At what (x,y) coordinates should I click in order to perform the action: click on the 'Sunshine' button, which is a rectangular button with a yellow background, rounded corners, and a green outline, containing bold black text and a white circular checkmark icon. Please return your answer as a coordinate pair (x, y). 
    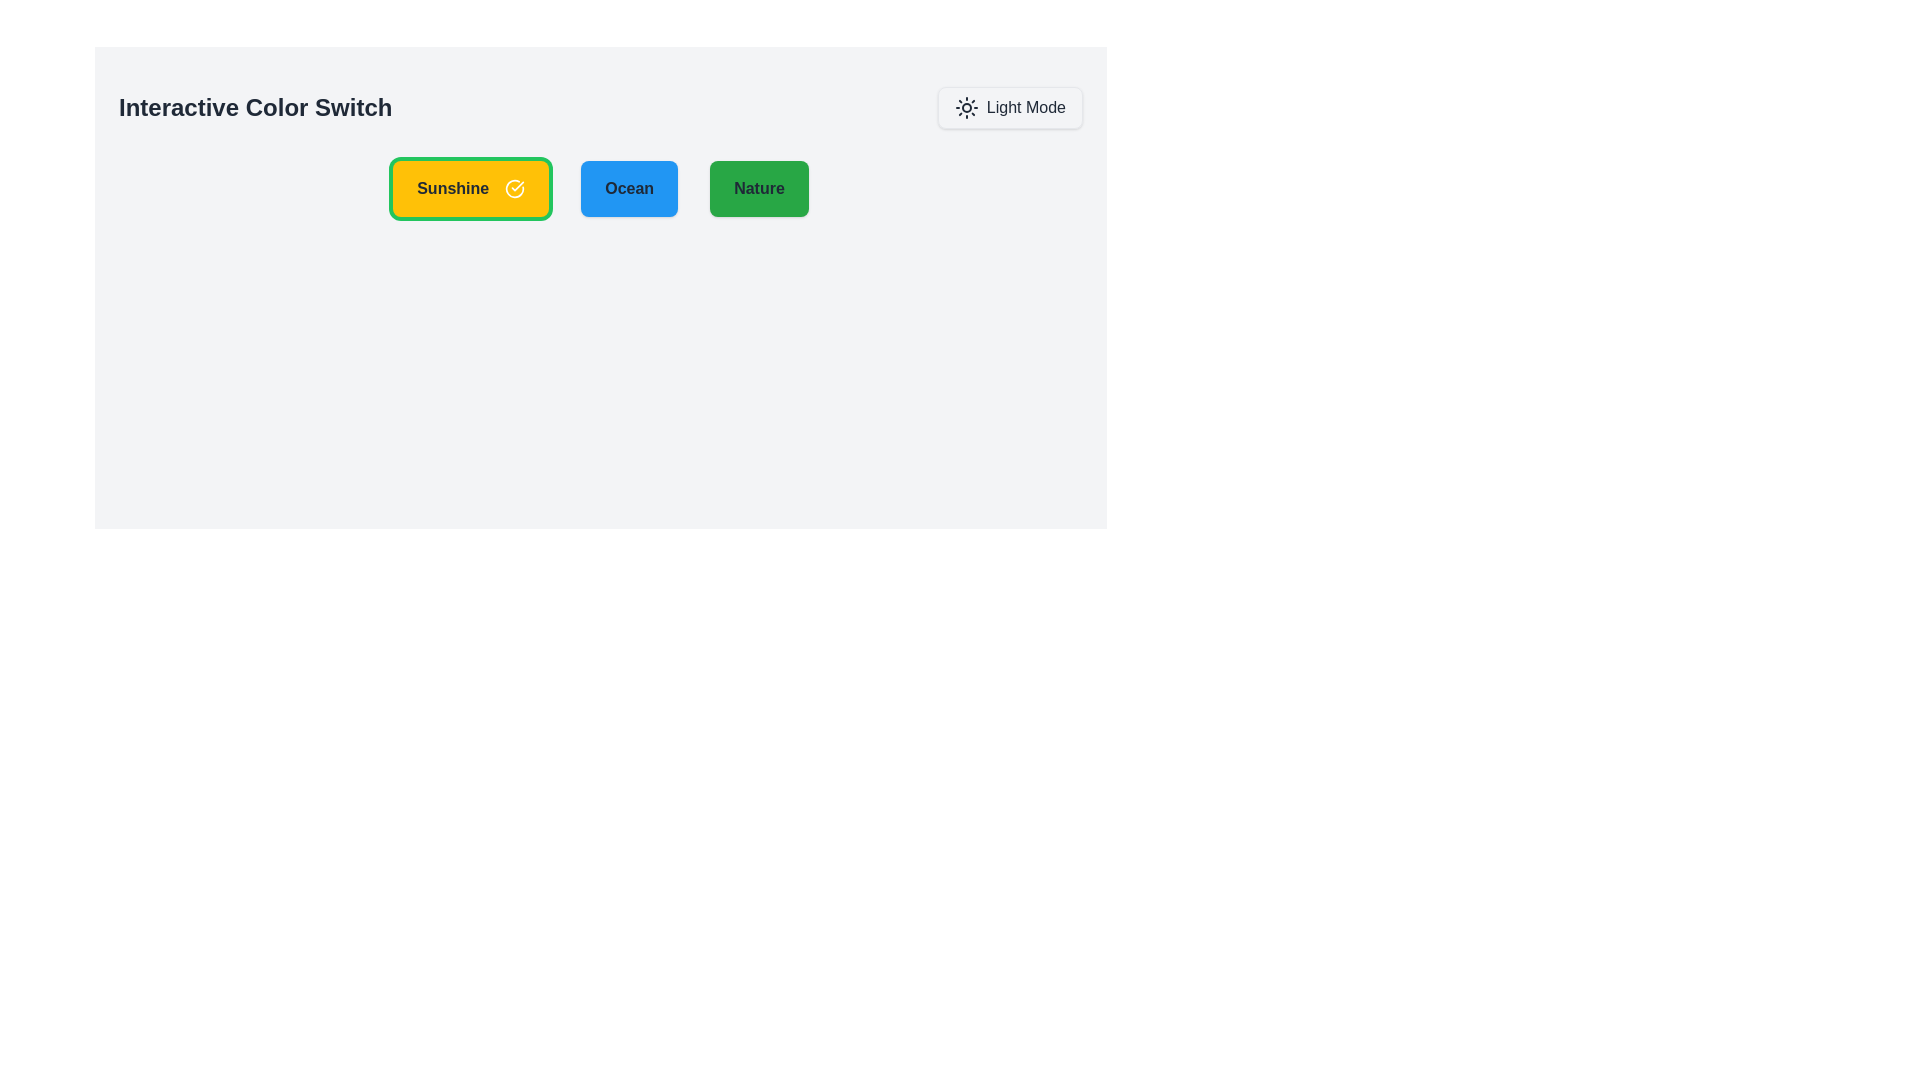
    Looking at the image, I should click on (470, 189).